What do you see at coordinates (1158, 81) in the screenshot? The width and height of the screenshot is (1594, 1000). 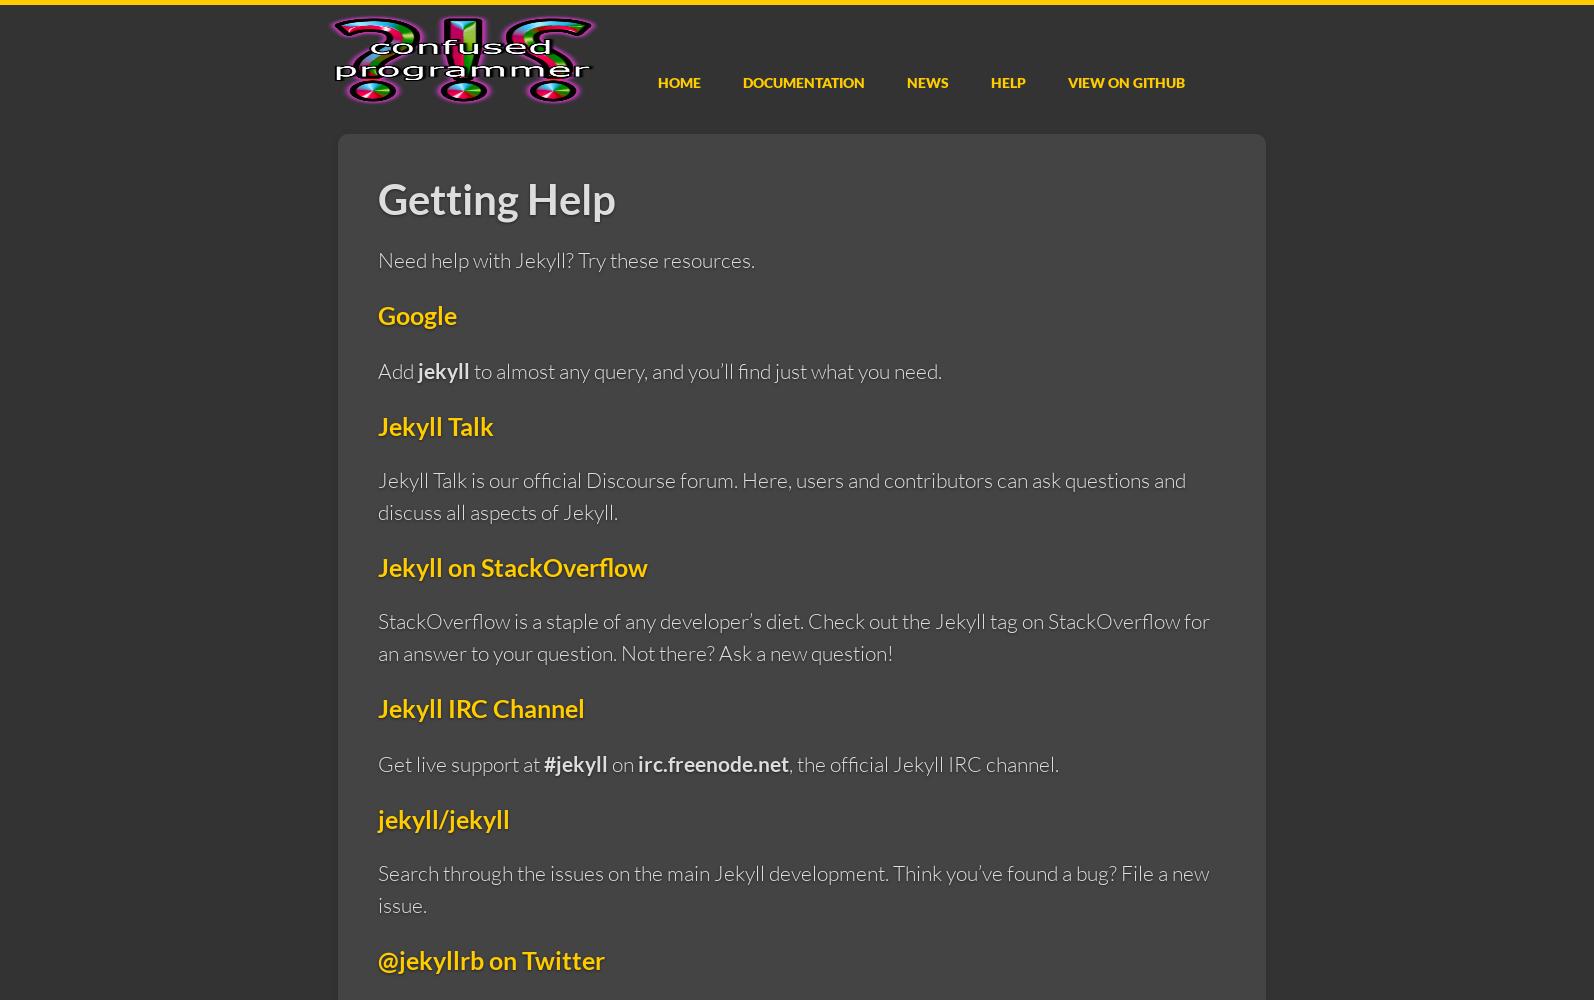 I see `'GitHub'` at bounding box center [1158, 81].